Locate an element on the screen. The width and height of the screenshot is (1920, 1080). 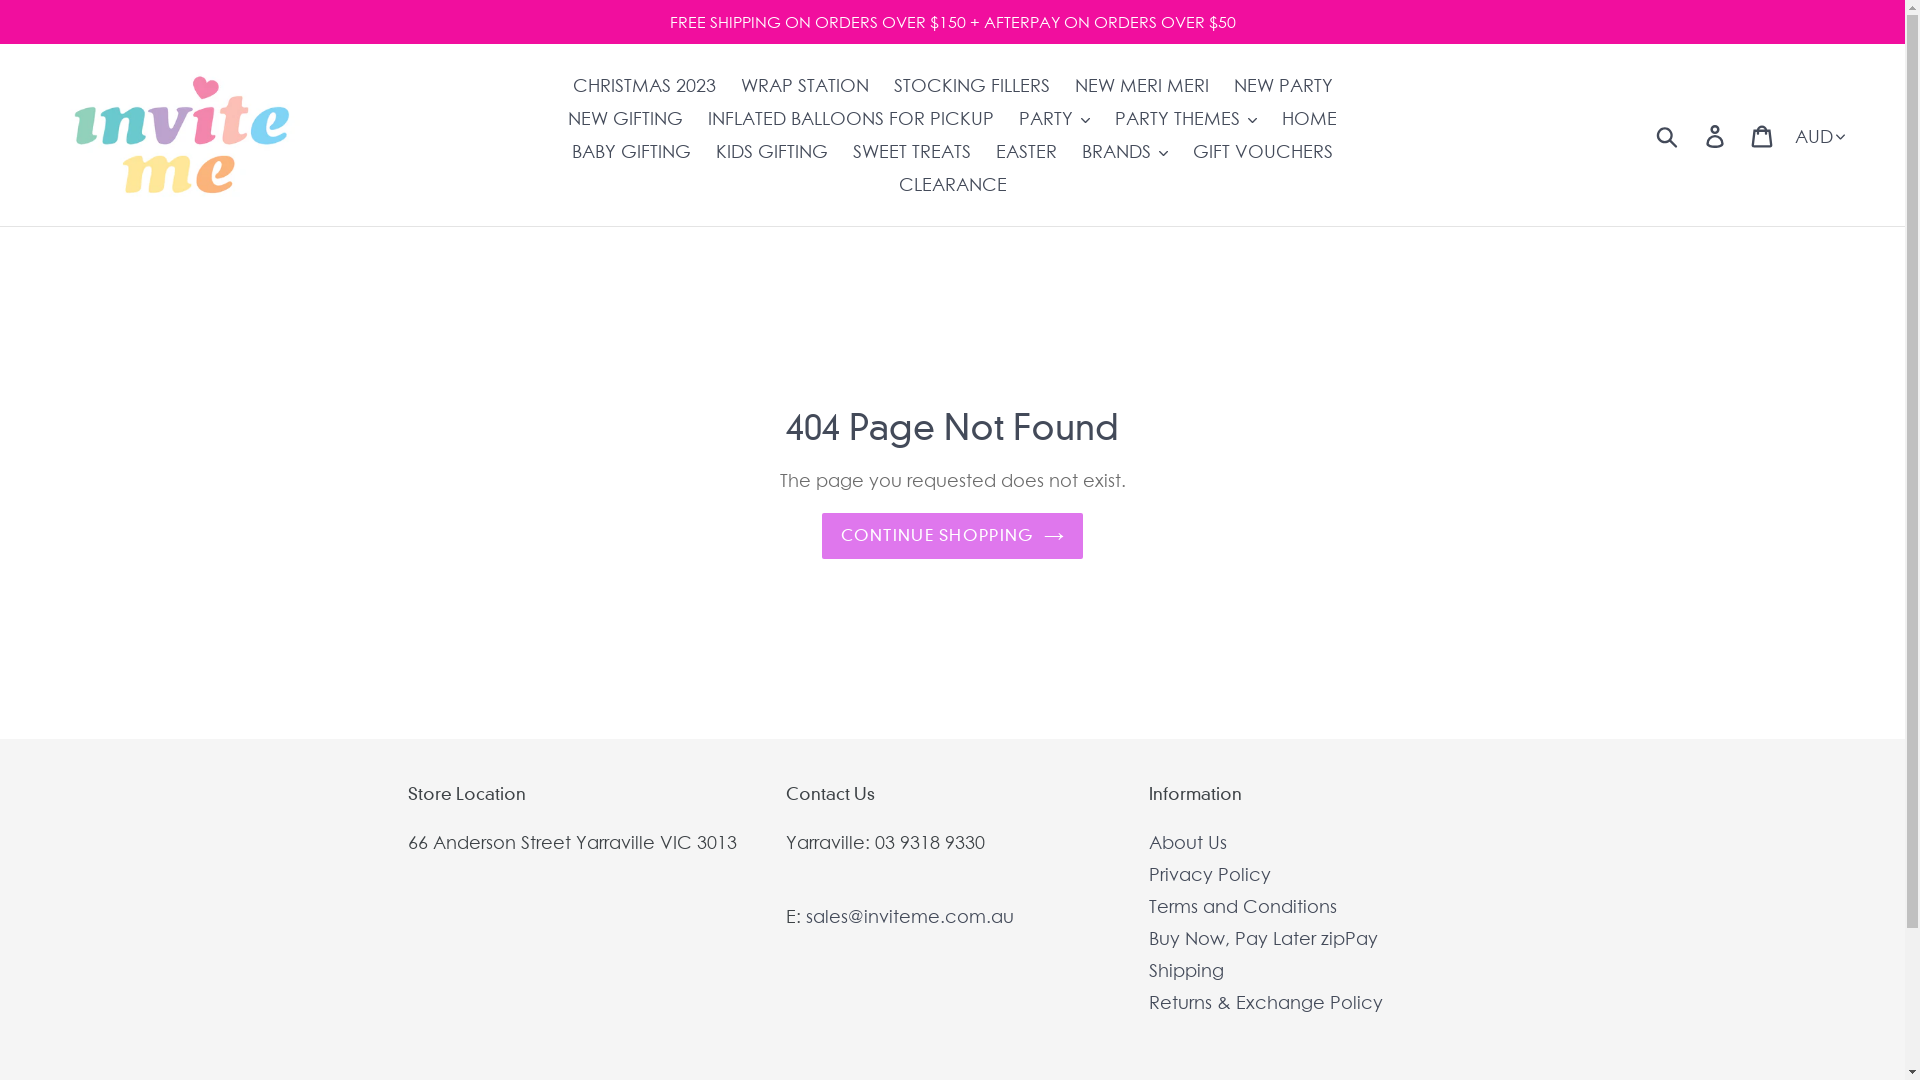
'WRAP STATION' is located at coordinates (803, 84).